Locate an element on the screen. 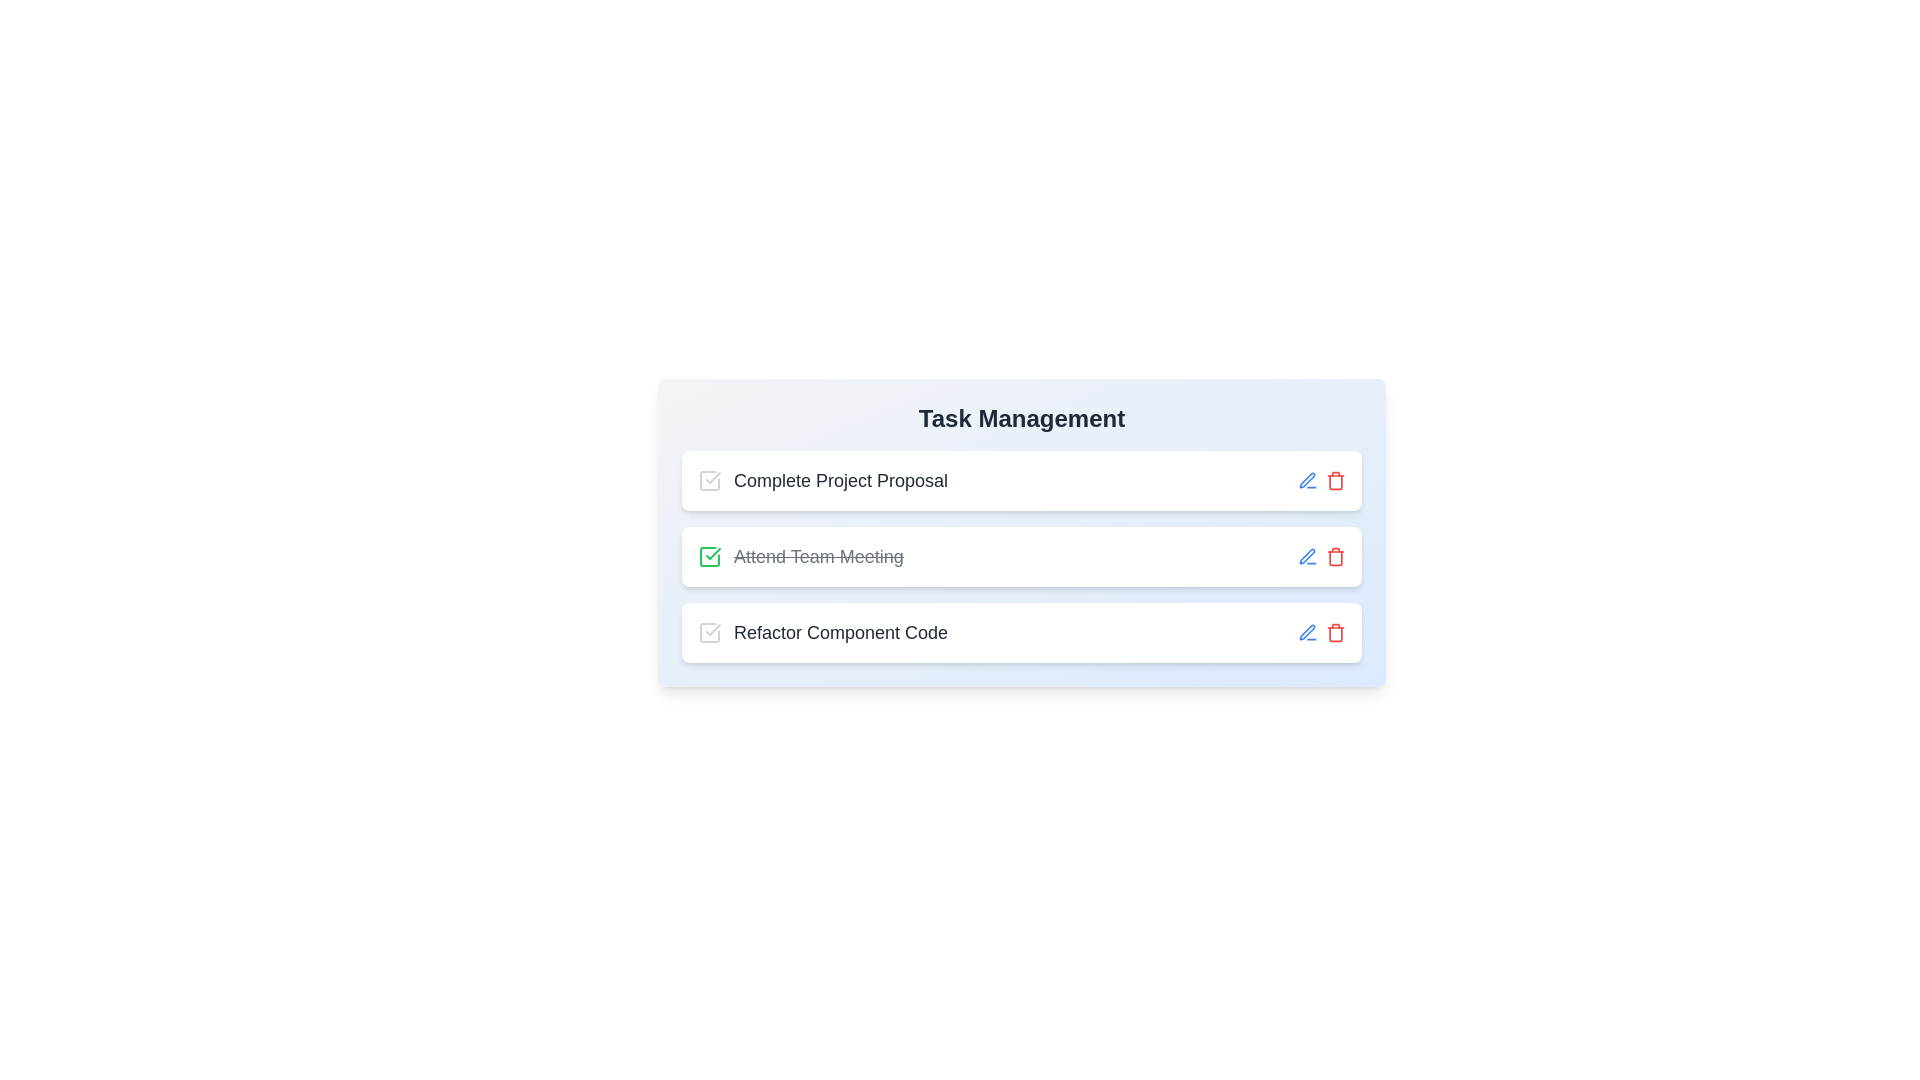  the edit icon button located in the second task entry row to the right of the task description 'Attend Team Meeting' and left of the red trash icon to initiate editing of the task details is located at coordinates (1308, 556).